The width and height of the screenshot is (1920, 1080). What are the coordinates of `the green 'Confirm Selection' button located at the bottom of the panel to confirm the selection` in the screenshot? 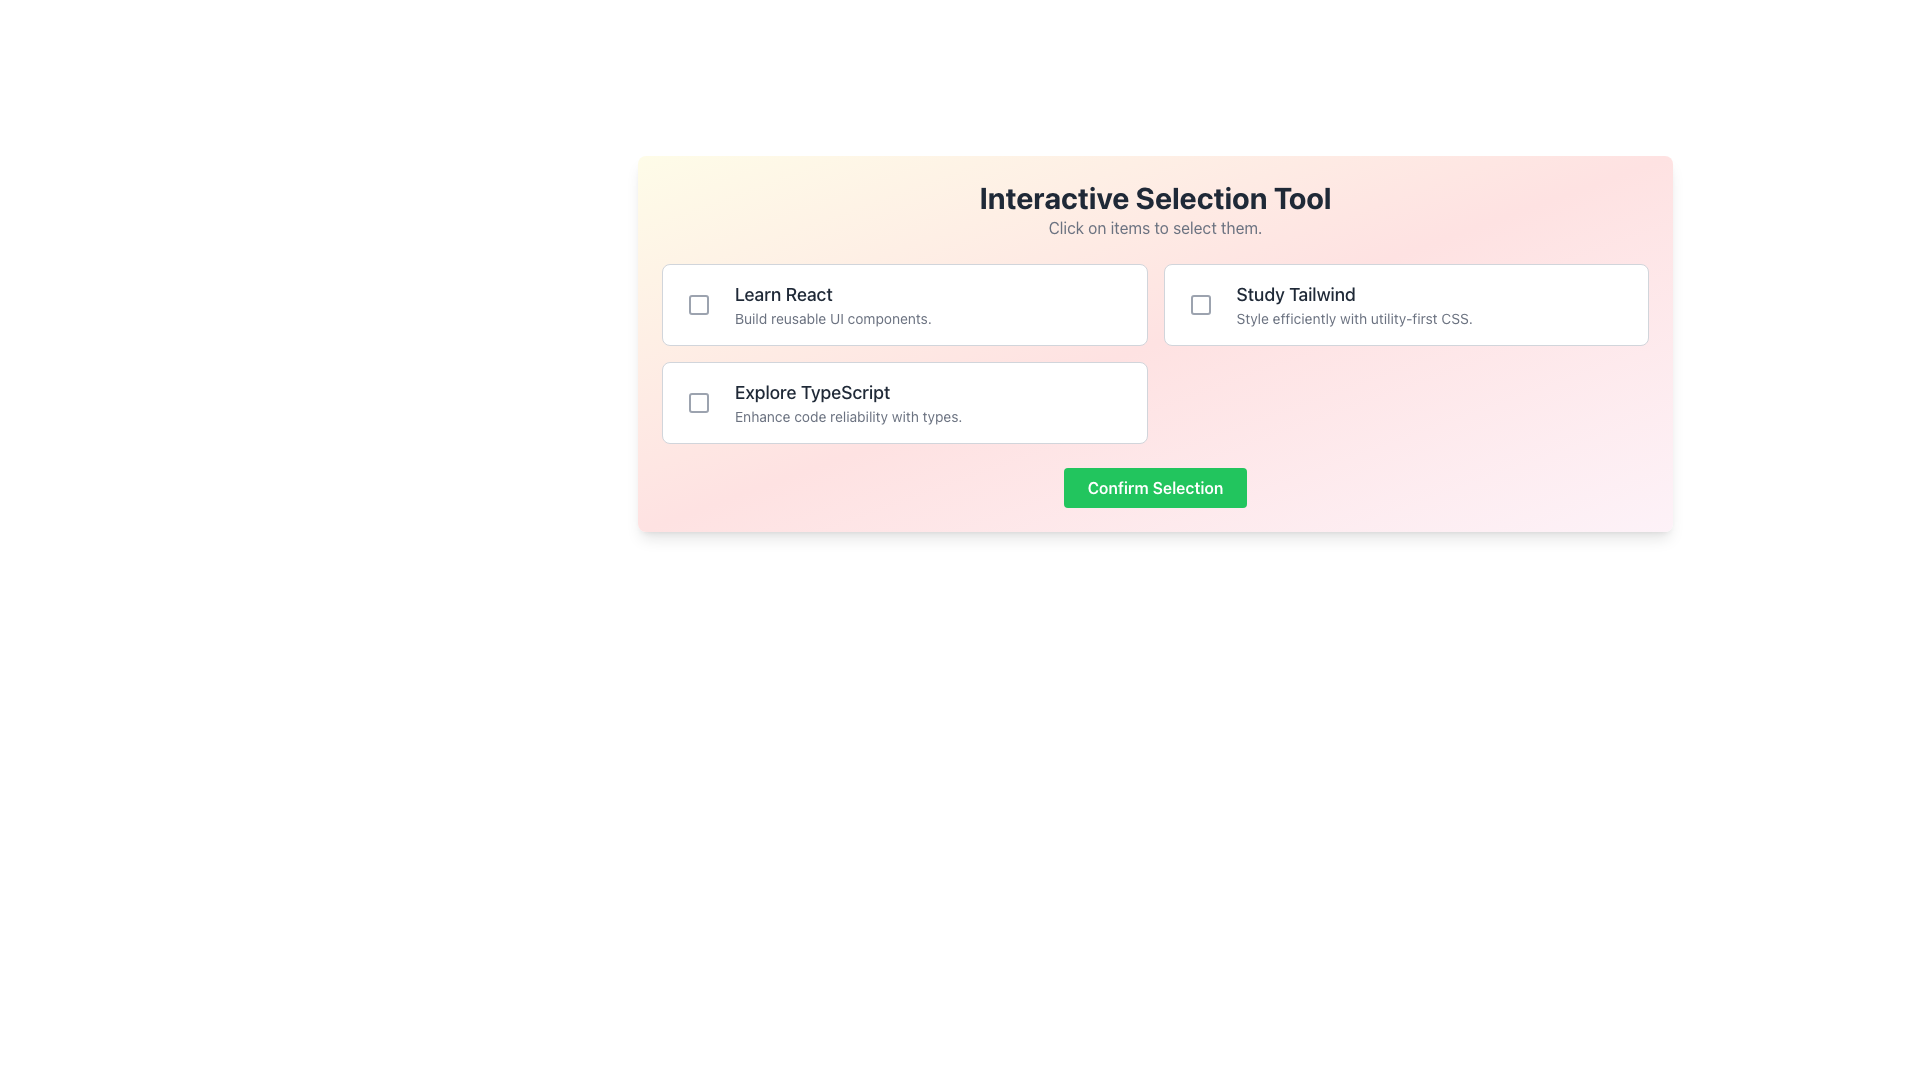 It's located at (1155, 488).